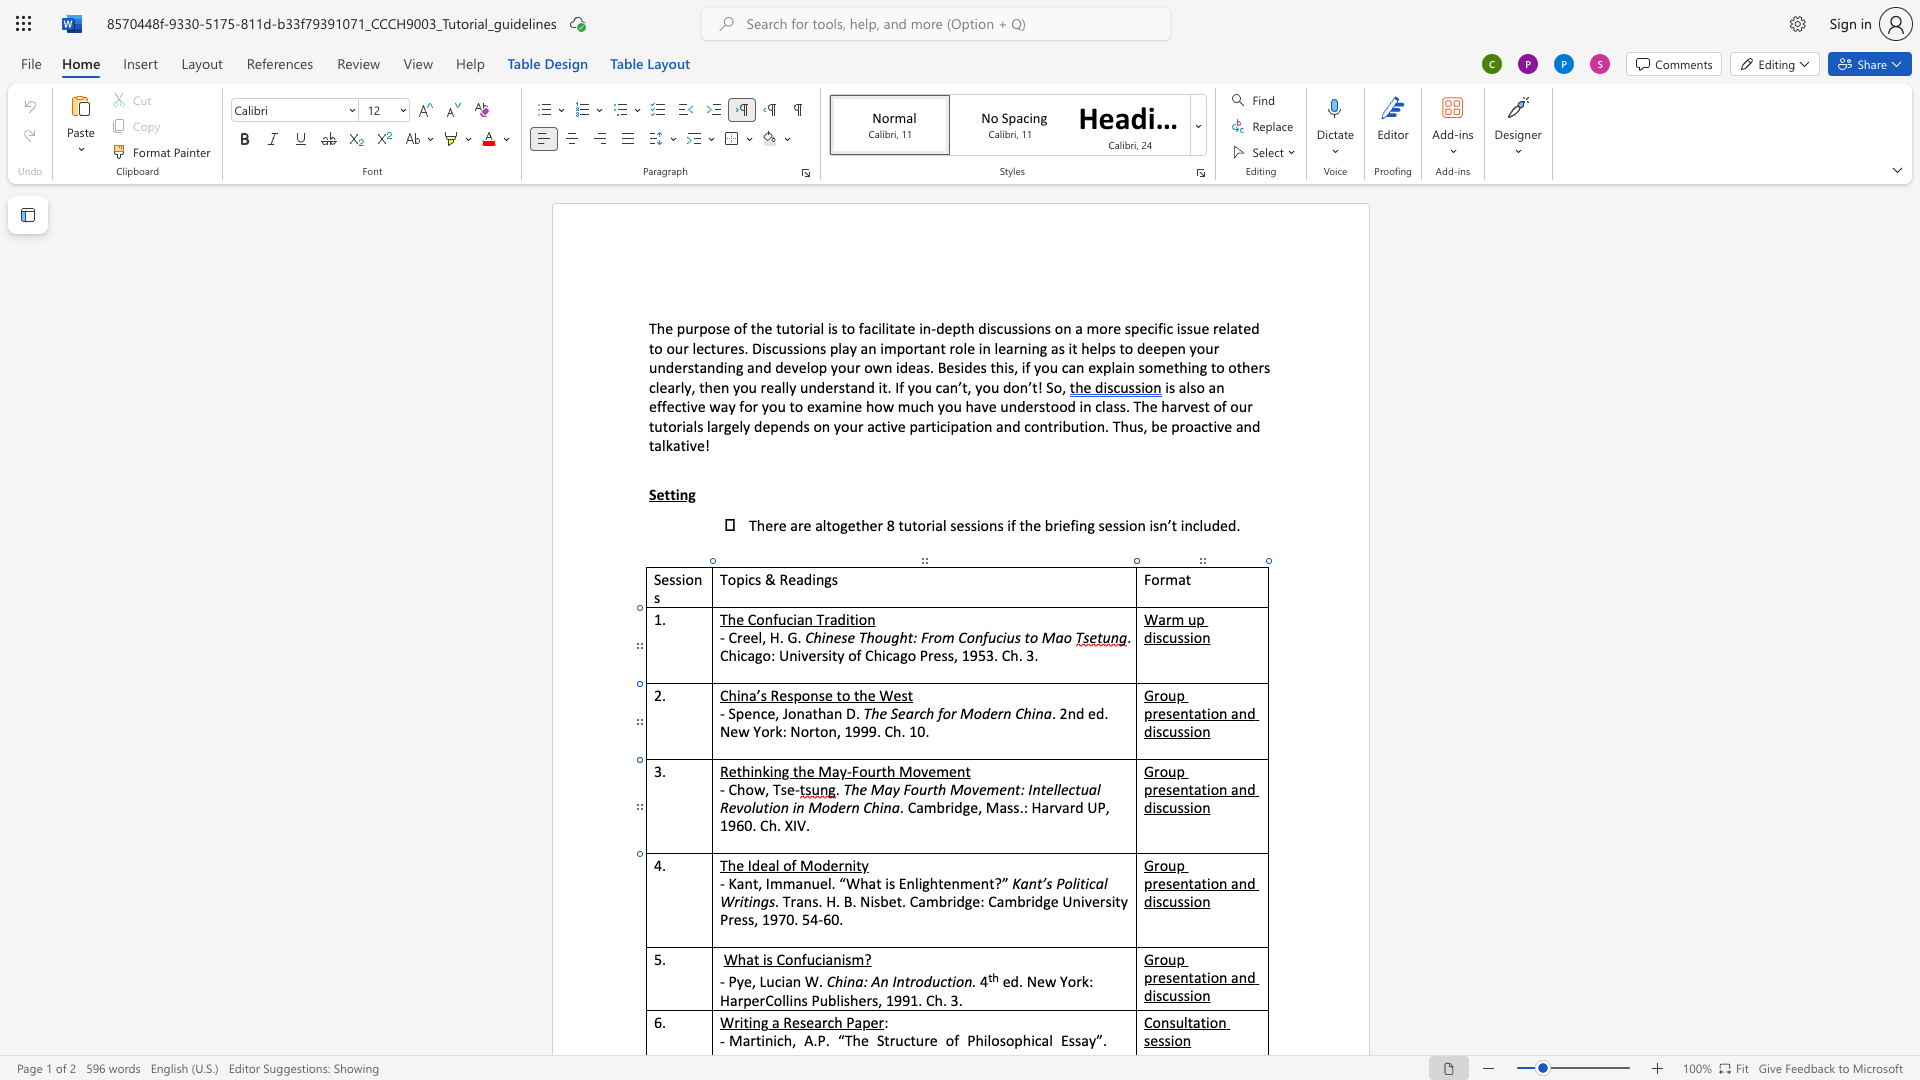  Describe the element at coordinates (1172, 788) in the screenshot. I see `the space between the continuous character "s" and "e" in the text` at that location.